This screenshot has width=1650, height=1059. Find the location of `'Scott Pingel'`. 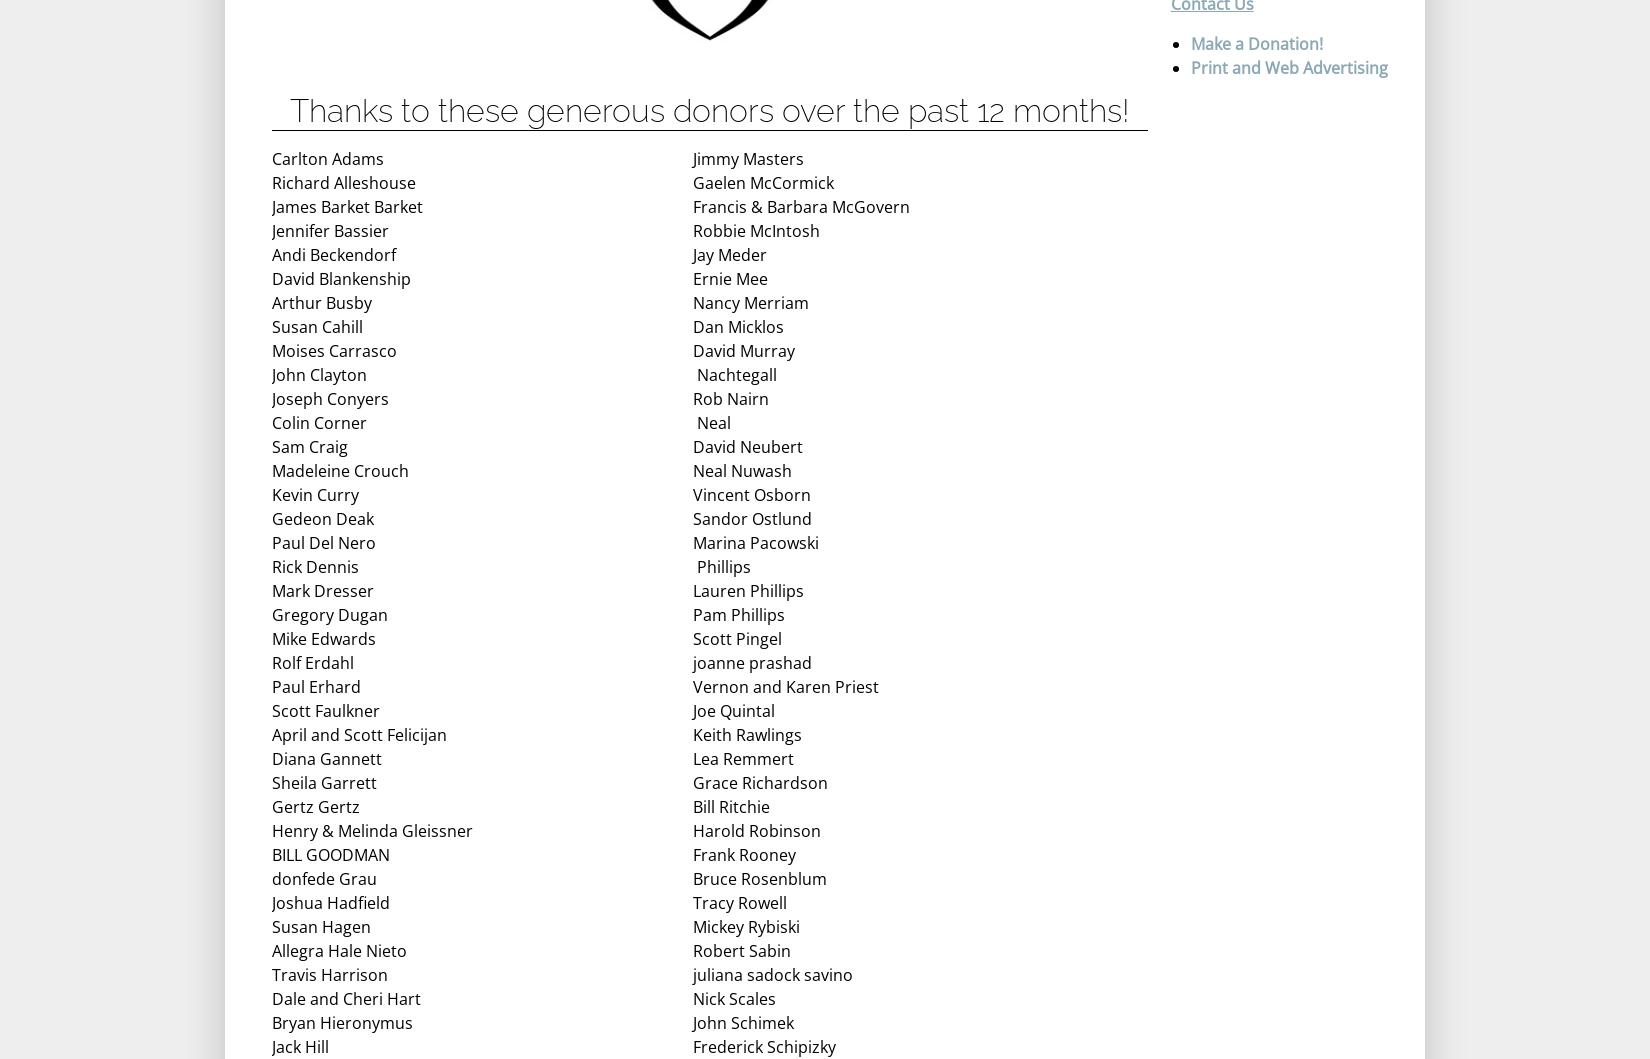

'Scott Pingel' is located at coordinates (736, 639).